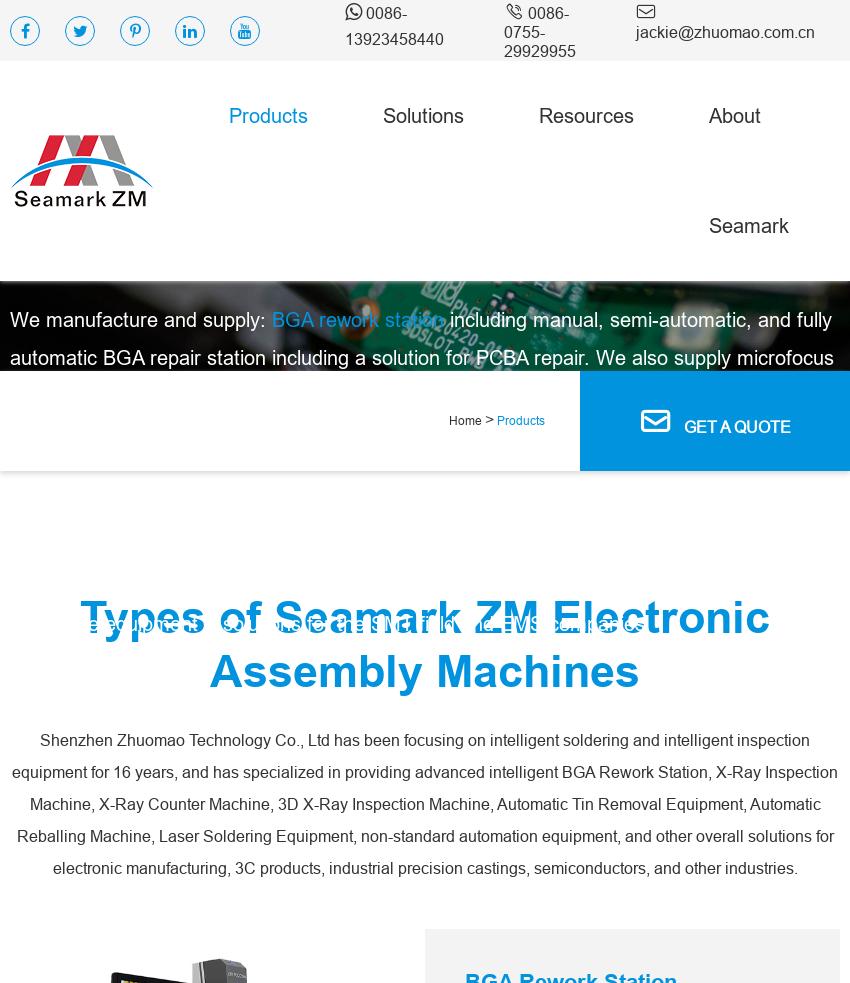 Image resolution: width=850 pixels, height=983 pixels. Describe the element at coordinates (775, 611) in the screenshot. I see `'Company News'` at that location.